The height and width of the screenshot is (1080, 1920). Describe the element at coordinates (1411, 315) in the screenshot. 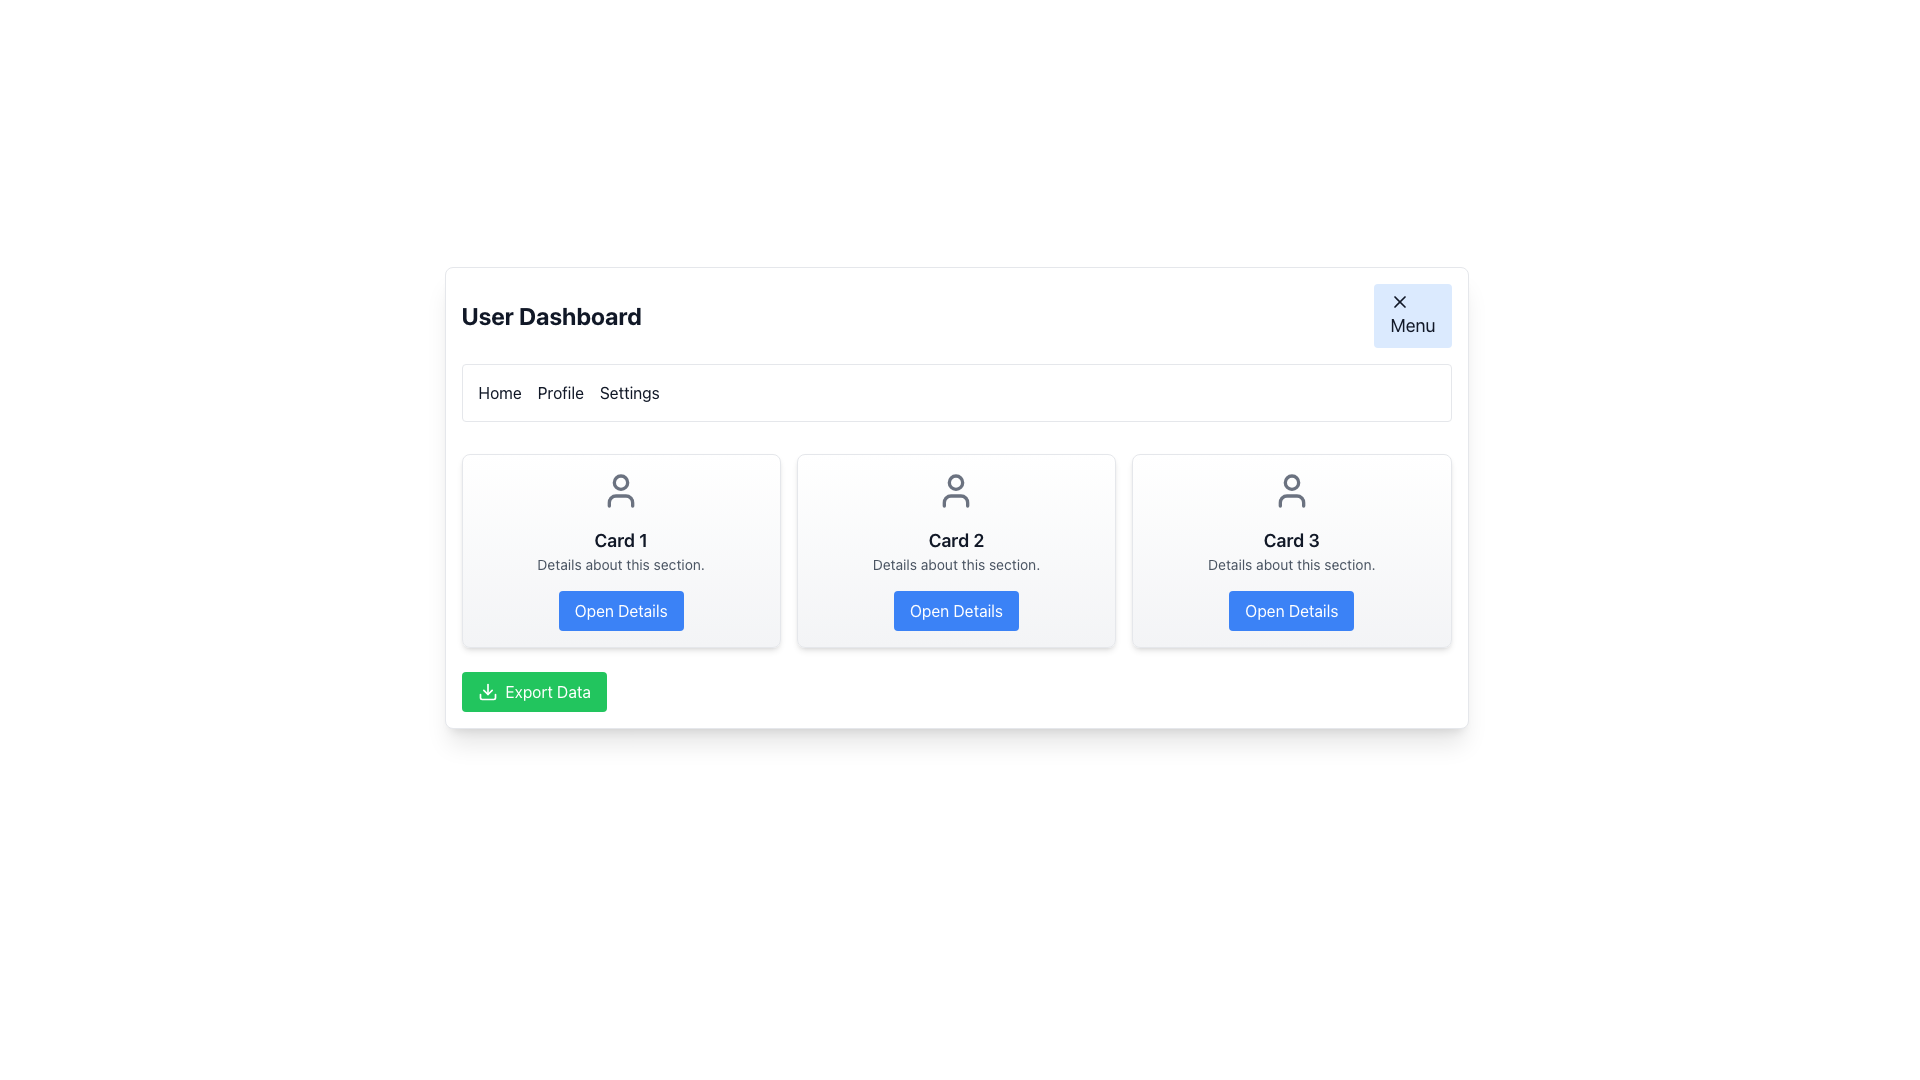

I see `the toggle button located in the top-right corner of the header to observe its hover effect` at that location.